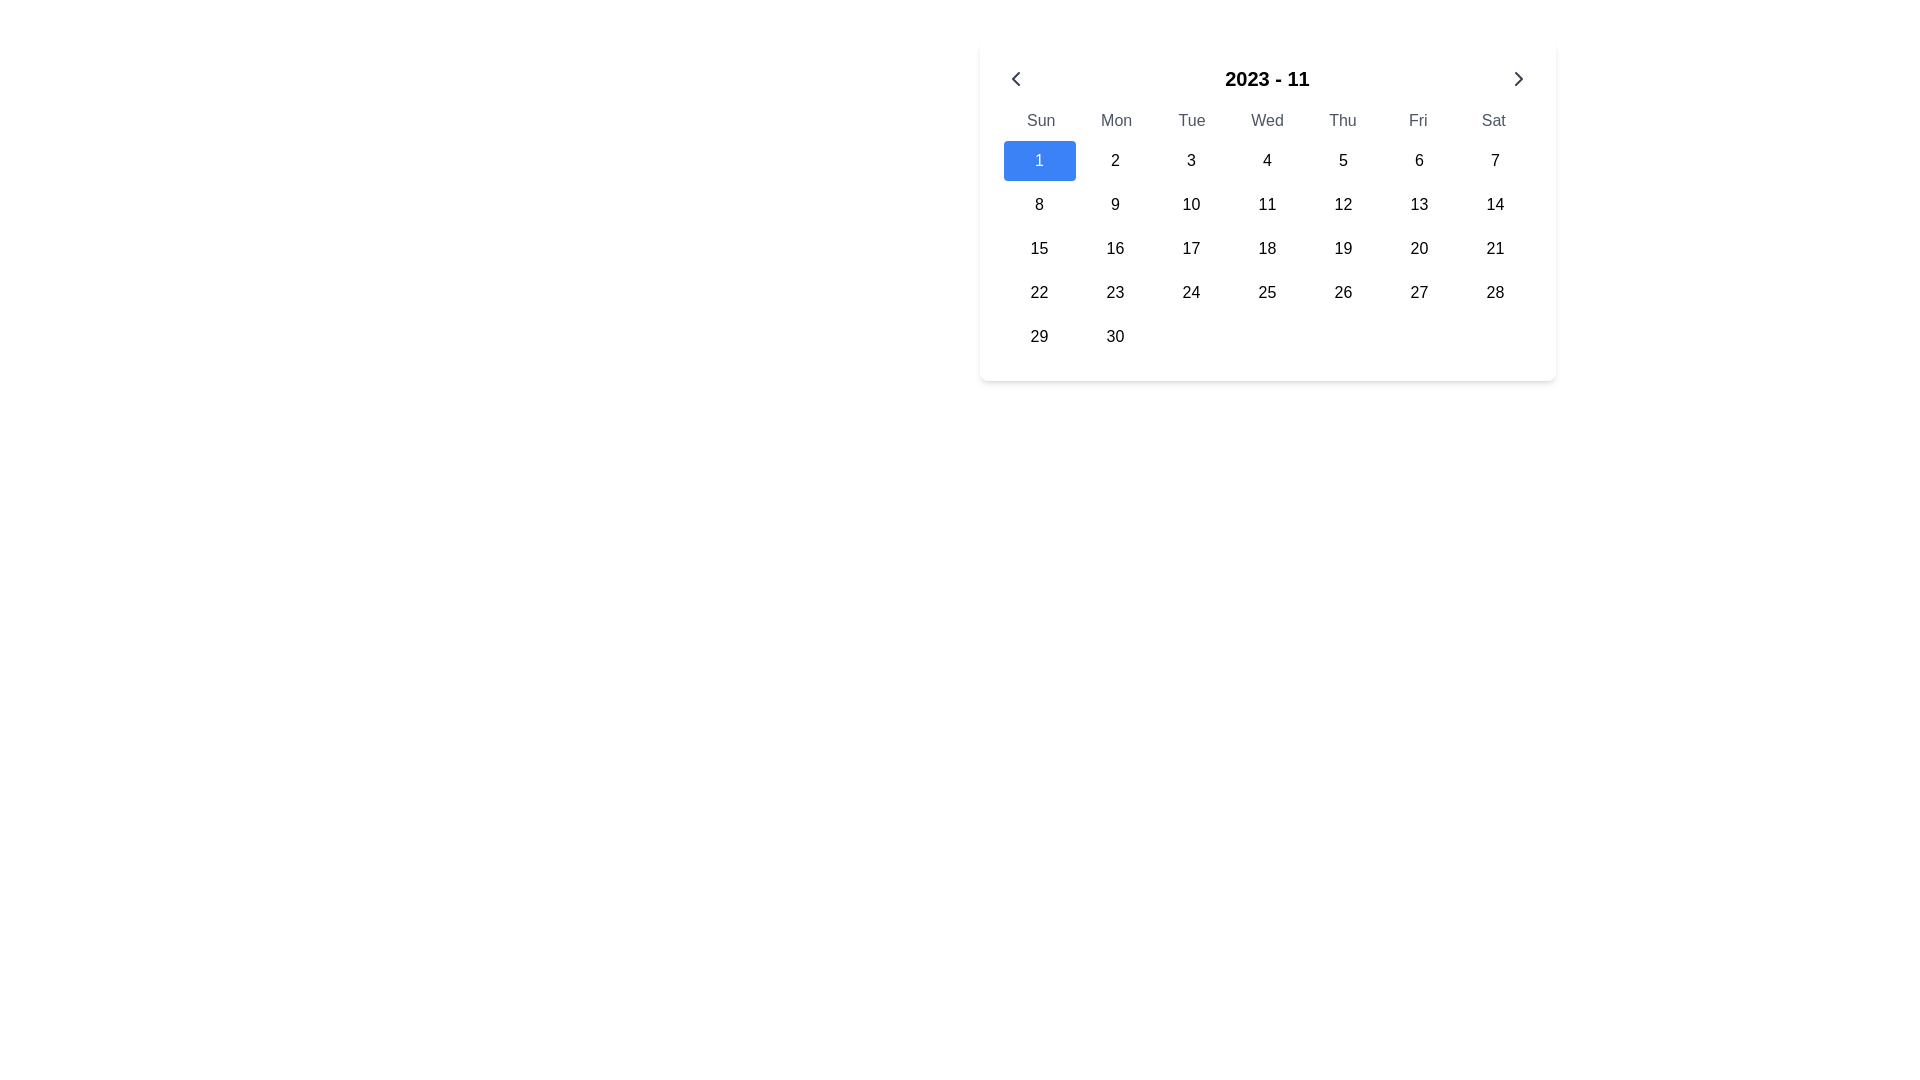 The image size is (1920, 1080). What do you see at coordinates (1493, 120) in the screenshot?
I see `the static text label displaying 'Sat', which is the last element in the horizontal list of days of the week in the calendar view` at bounding box center [1493, 120].